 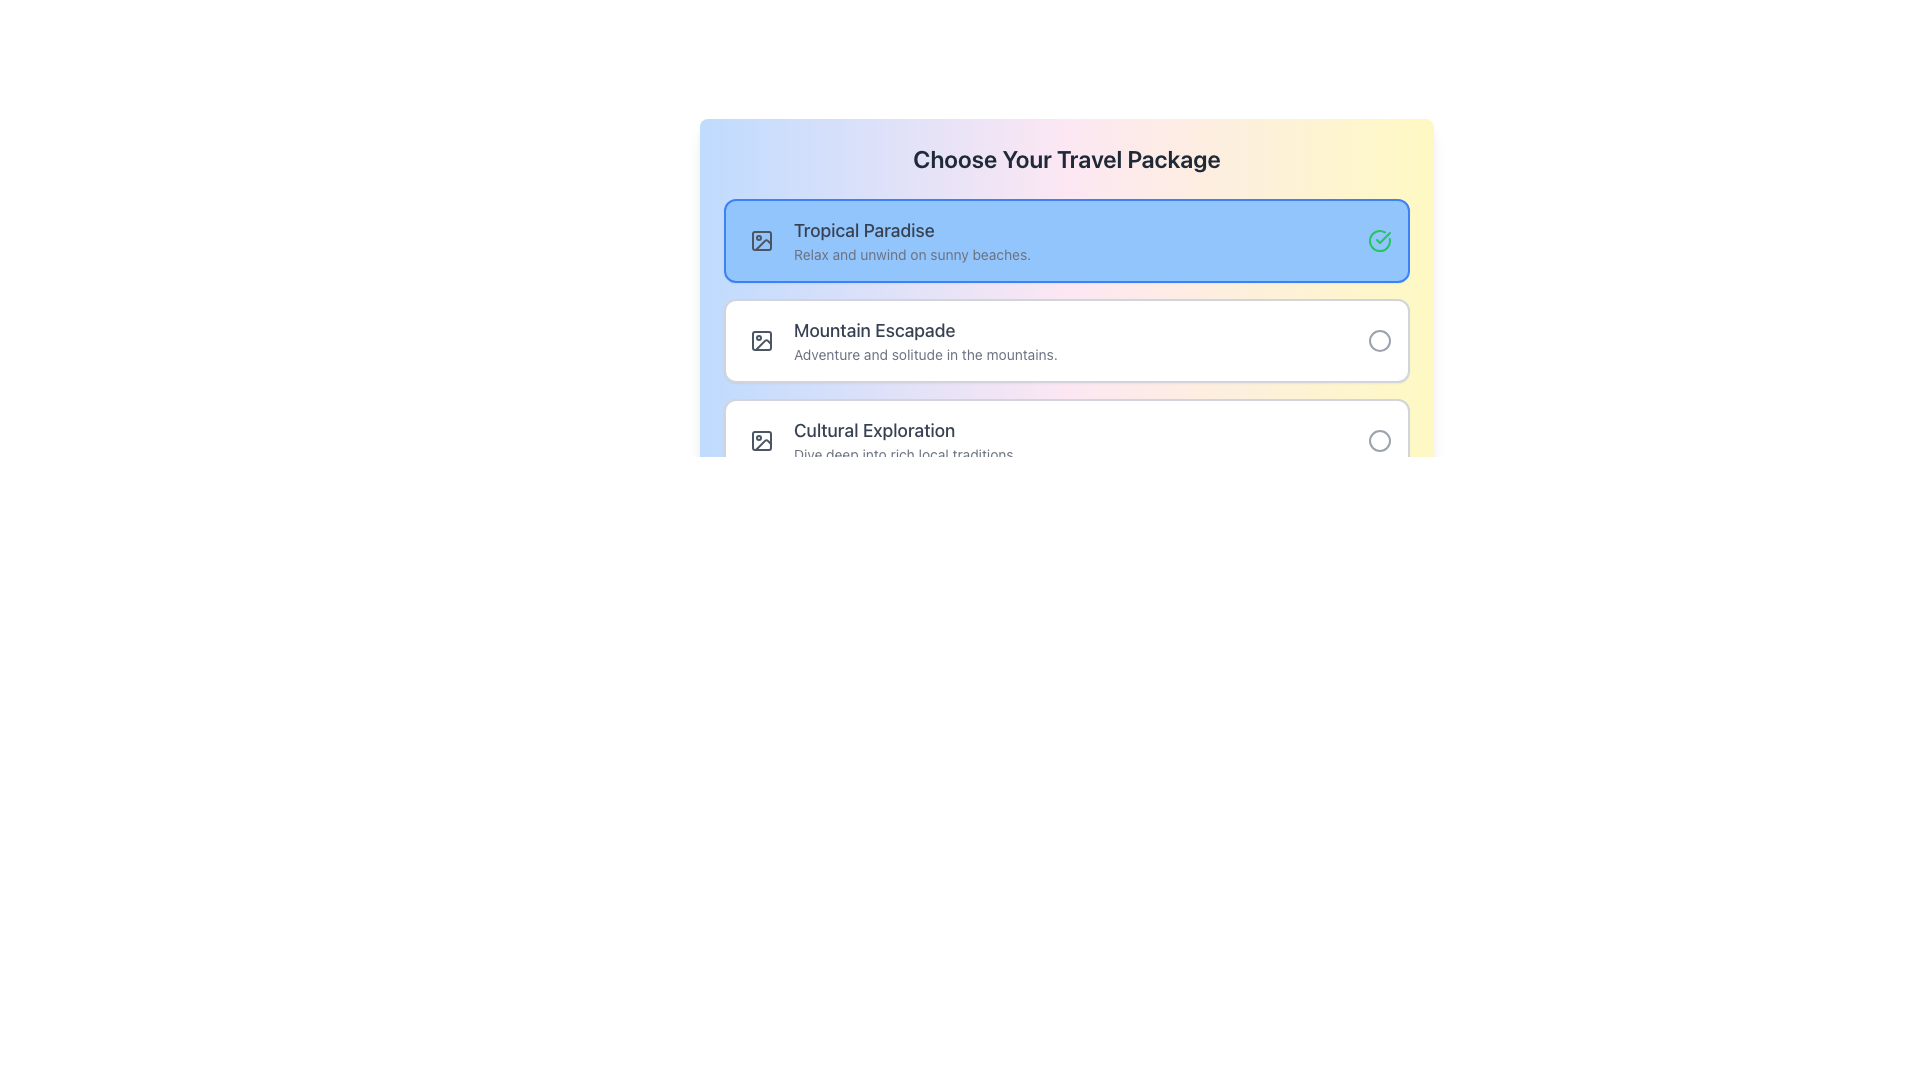 What do you see at coordinates (761, 239) in the screenshot?
I see `the icon representing an image, which is styled with a thin black outline and placed on a light blue background, located within the selection box titled 'Tropical Paradise'` at bounding box center [761, 239].